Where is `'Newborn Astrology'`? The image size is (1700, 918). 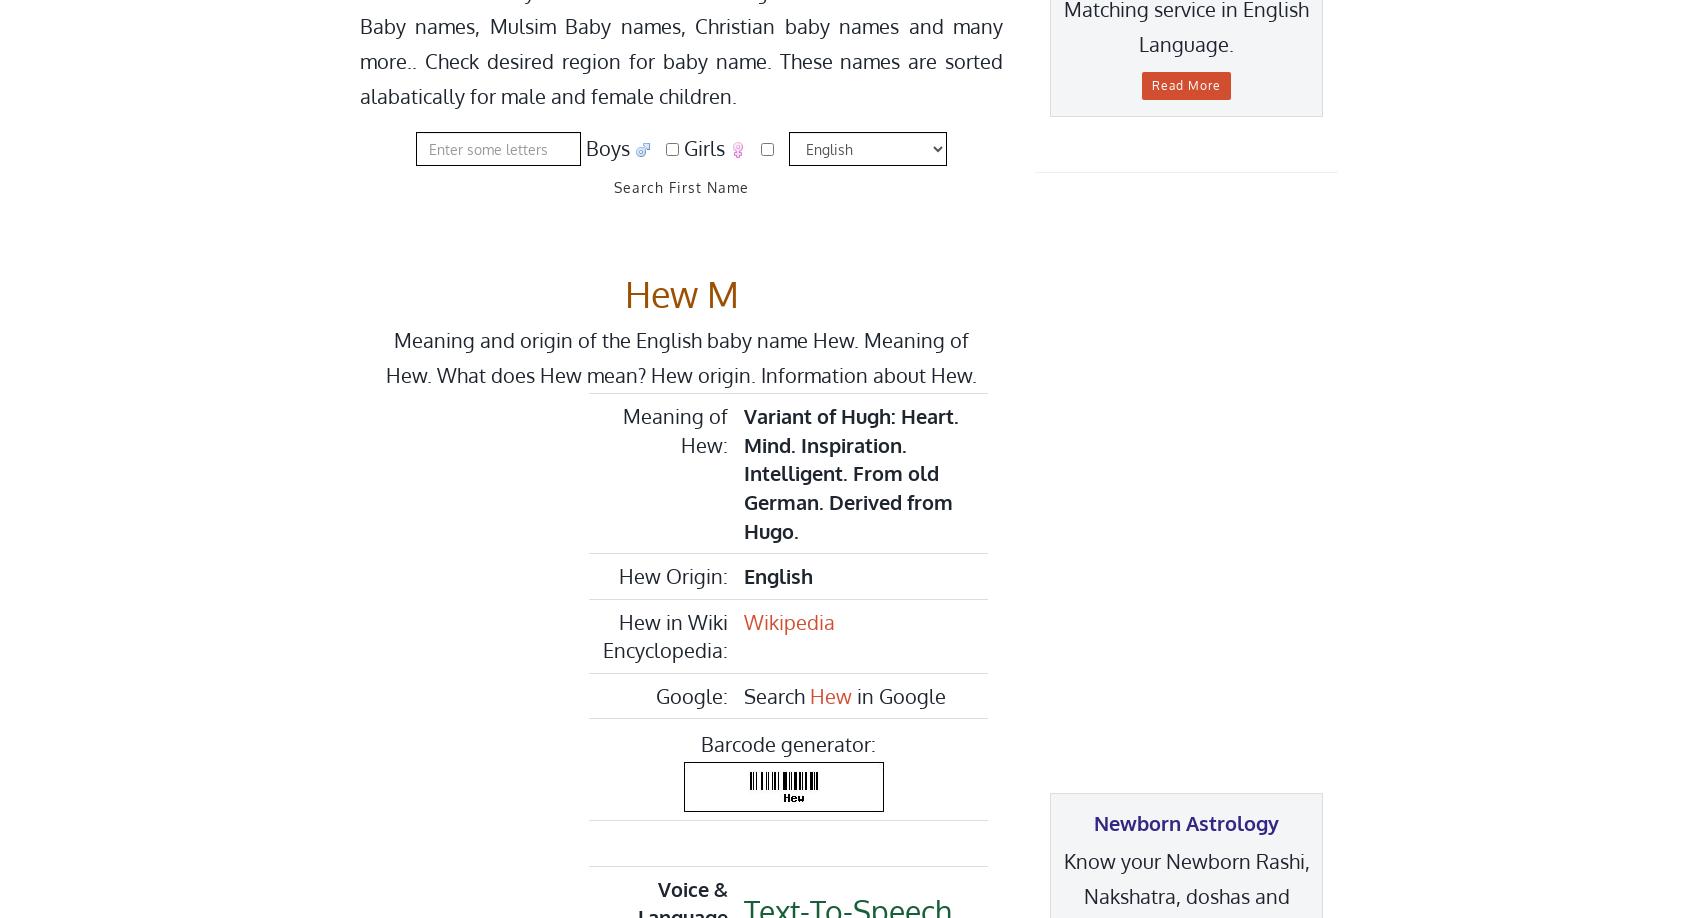
'Newborn Astrology' is located at coordinates (1093, 822).